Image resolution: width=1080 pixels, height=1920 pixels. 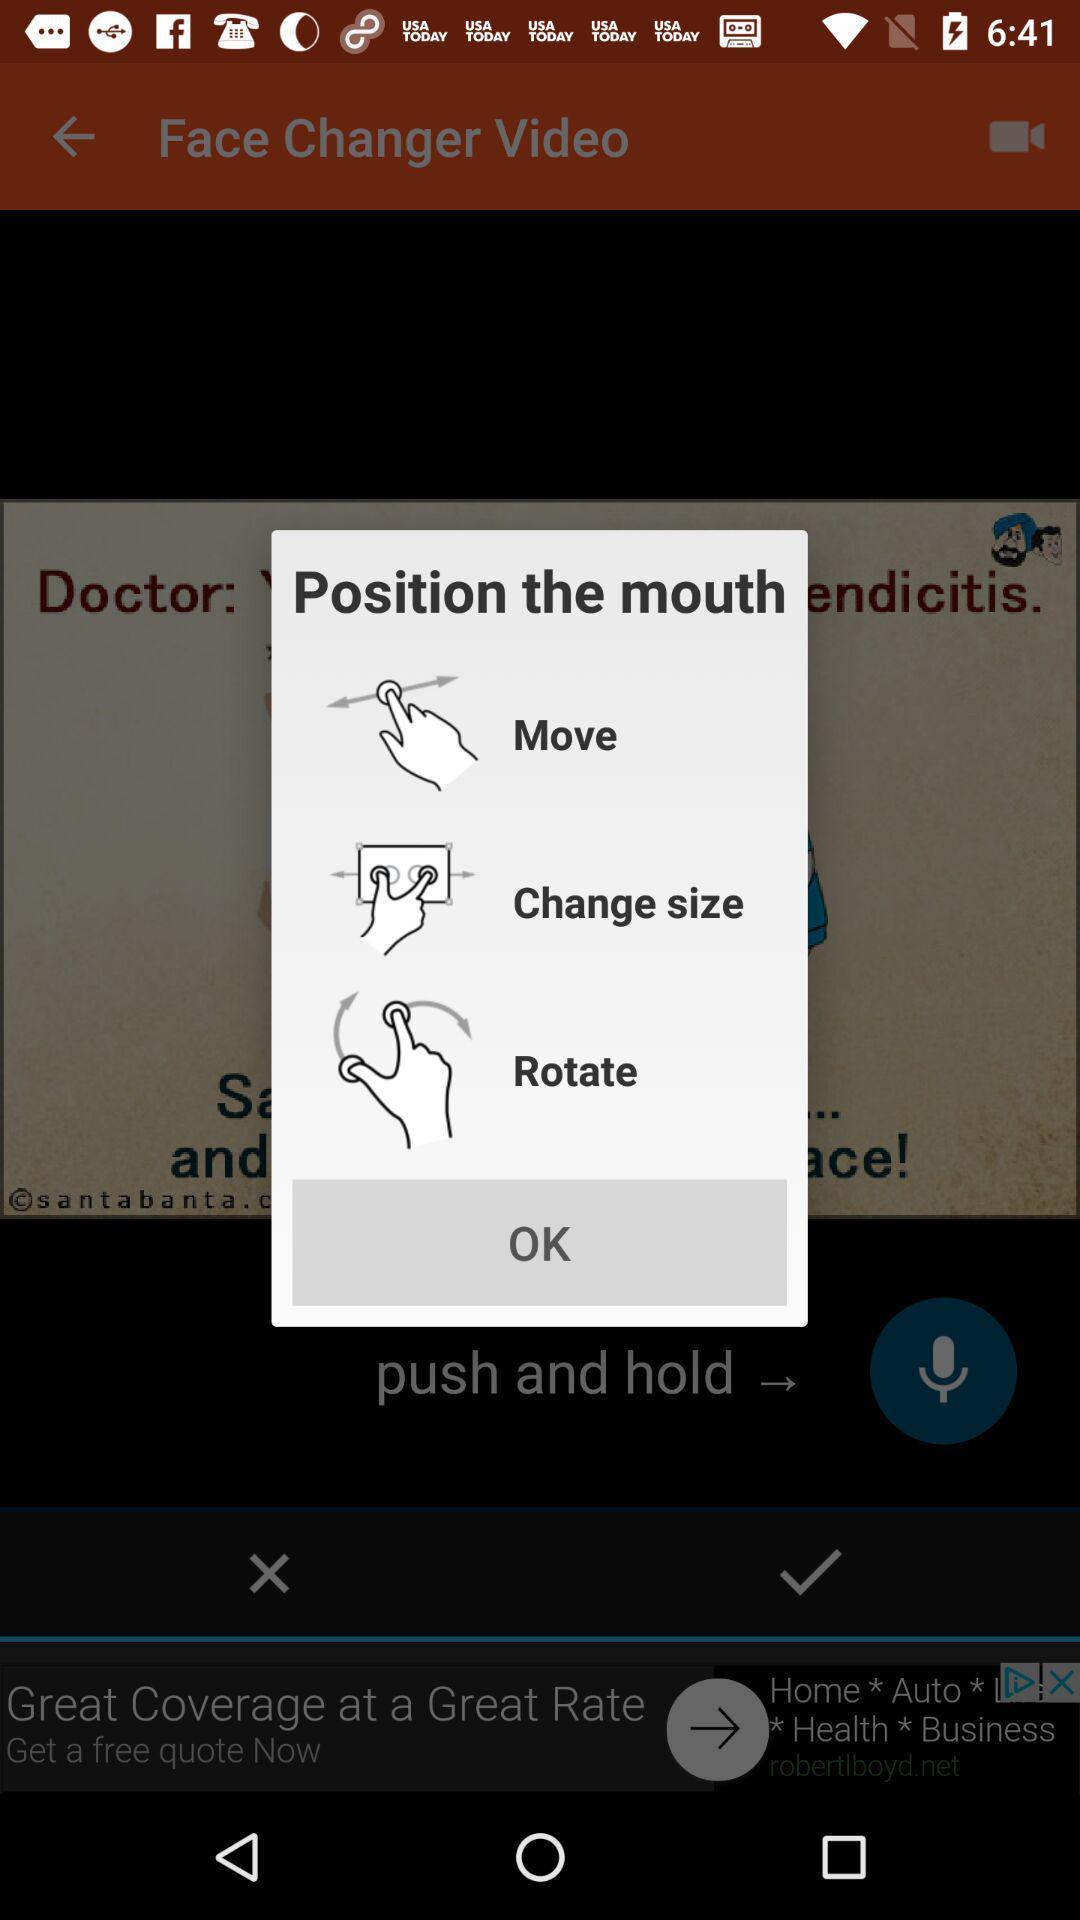 I want to click on the ok icon, so click(x=538, y=1241).